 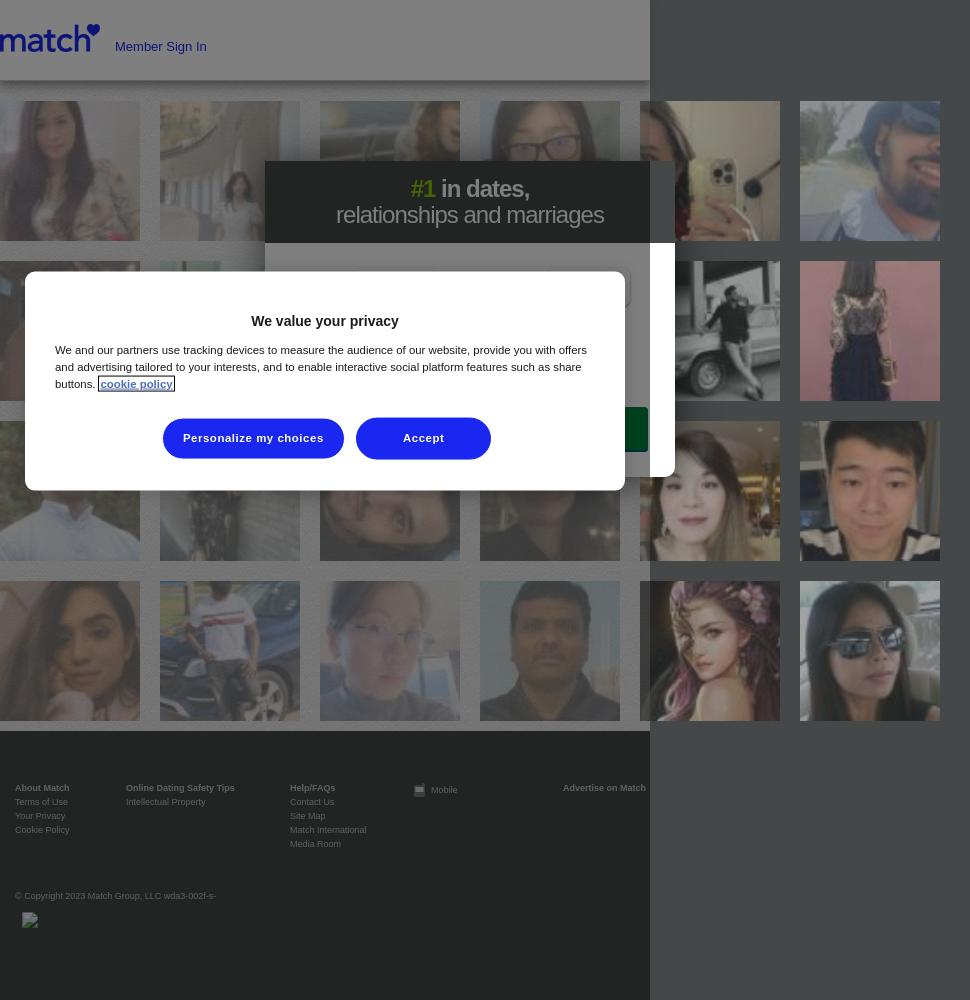 What do you see at coordinates (330, 382) in the screenshot?
I see `'Country:'` at bounding box center [330, 382].